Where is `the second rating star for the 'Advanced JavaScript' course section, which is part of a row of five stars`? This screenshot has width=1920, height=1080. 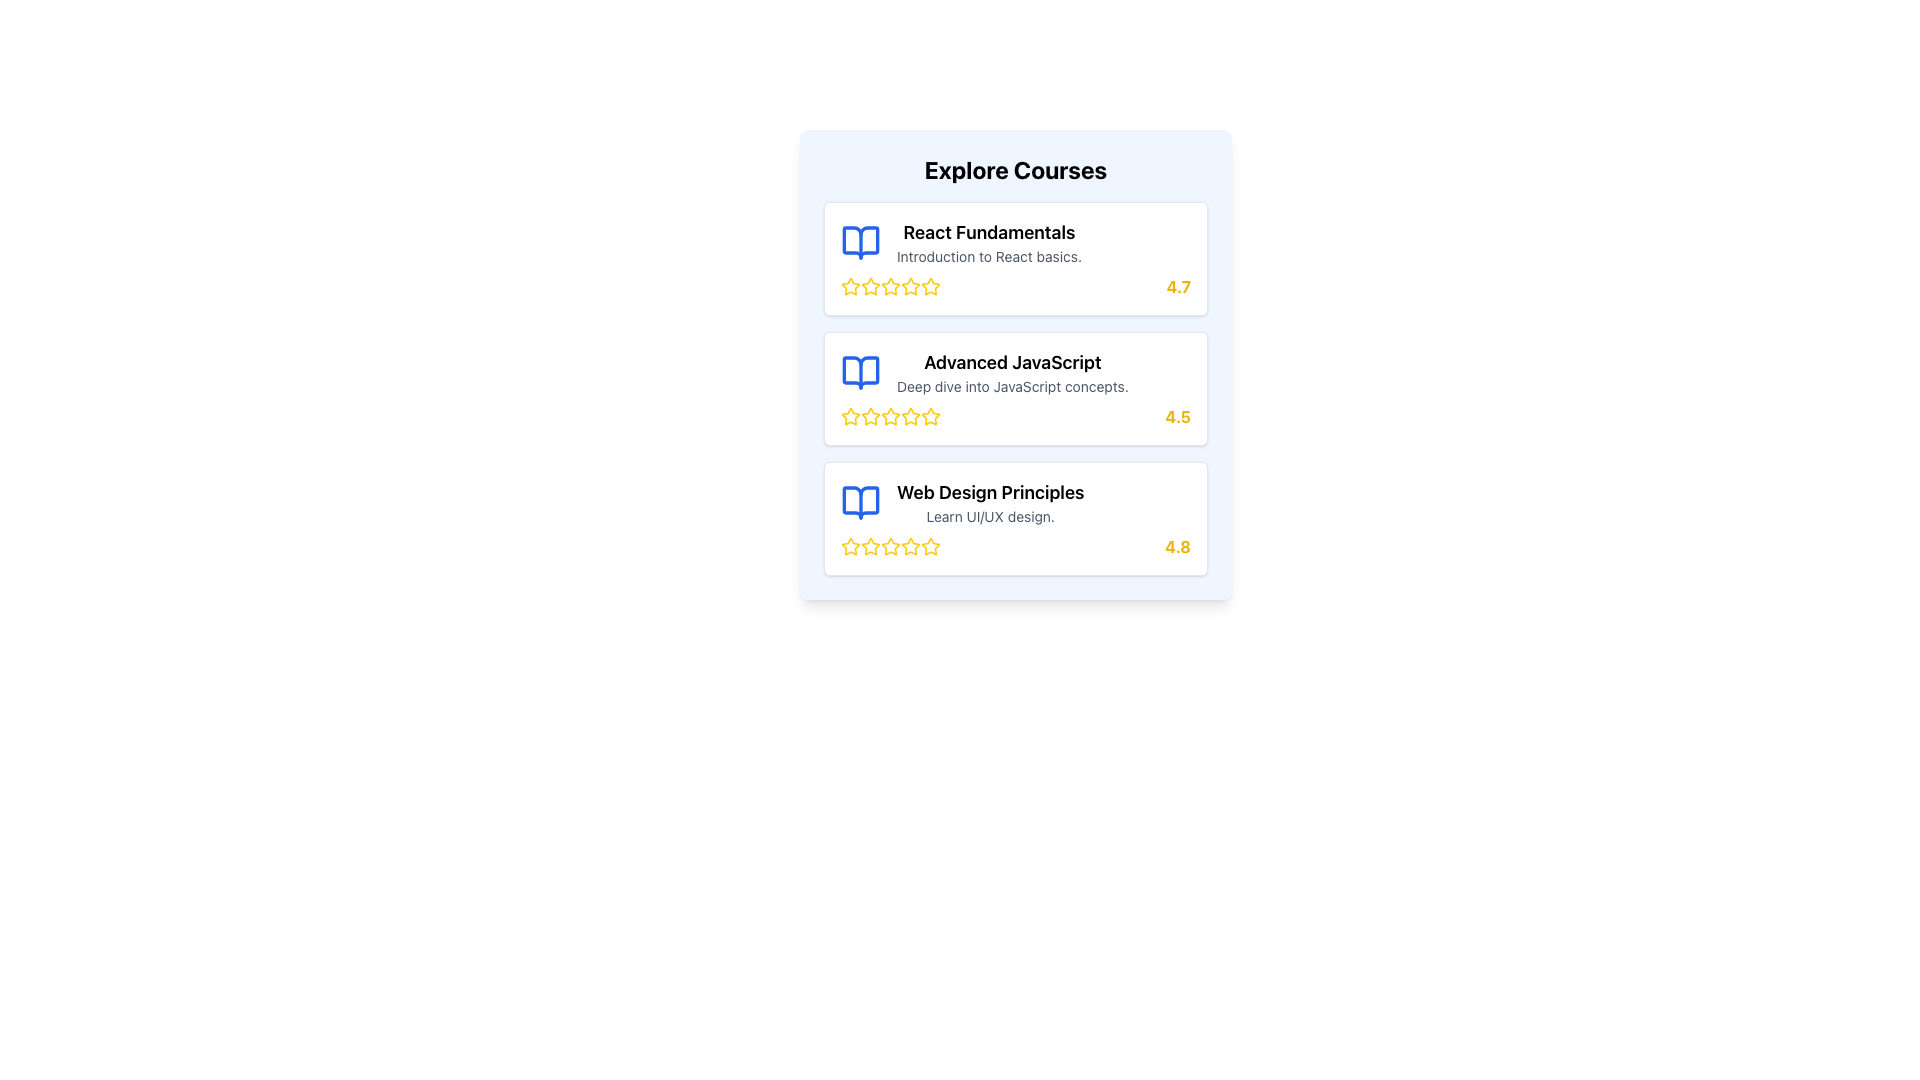 the second rating star for the 'Advanced JavaScript' course section, which is part of a row of five stars is located at coordinates (890, 415).